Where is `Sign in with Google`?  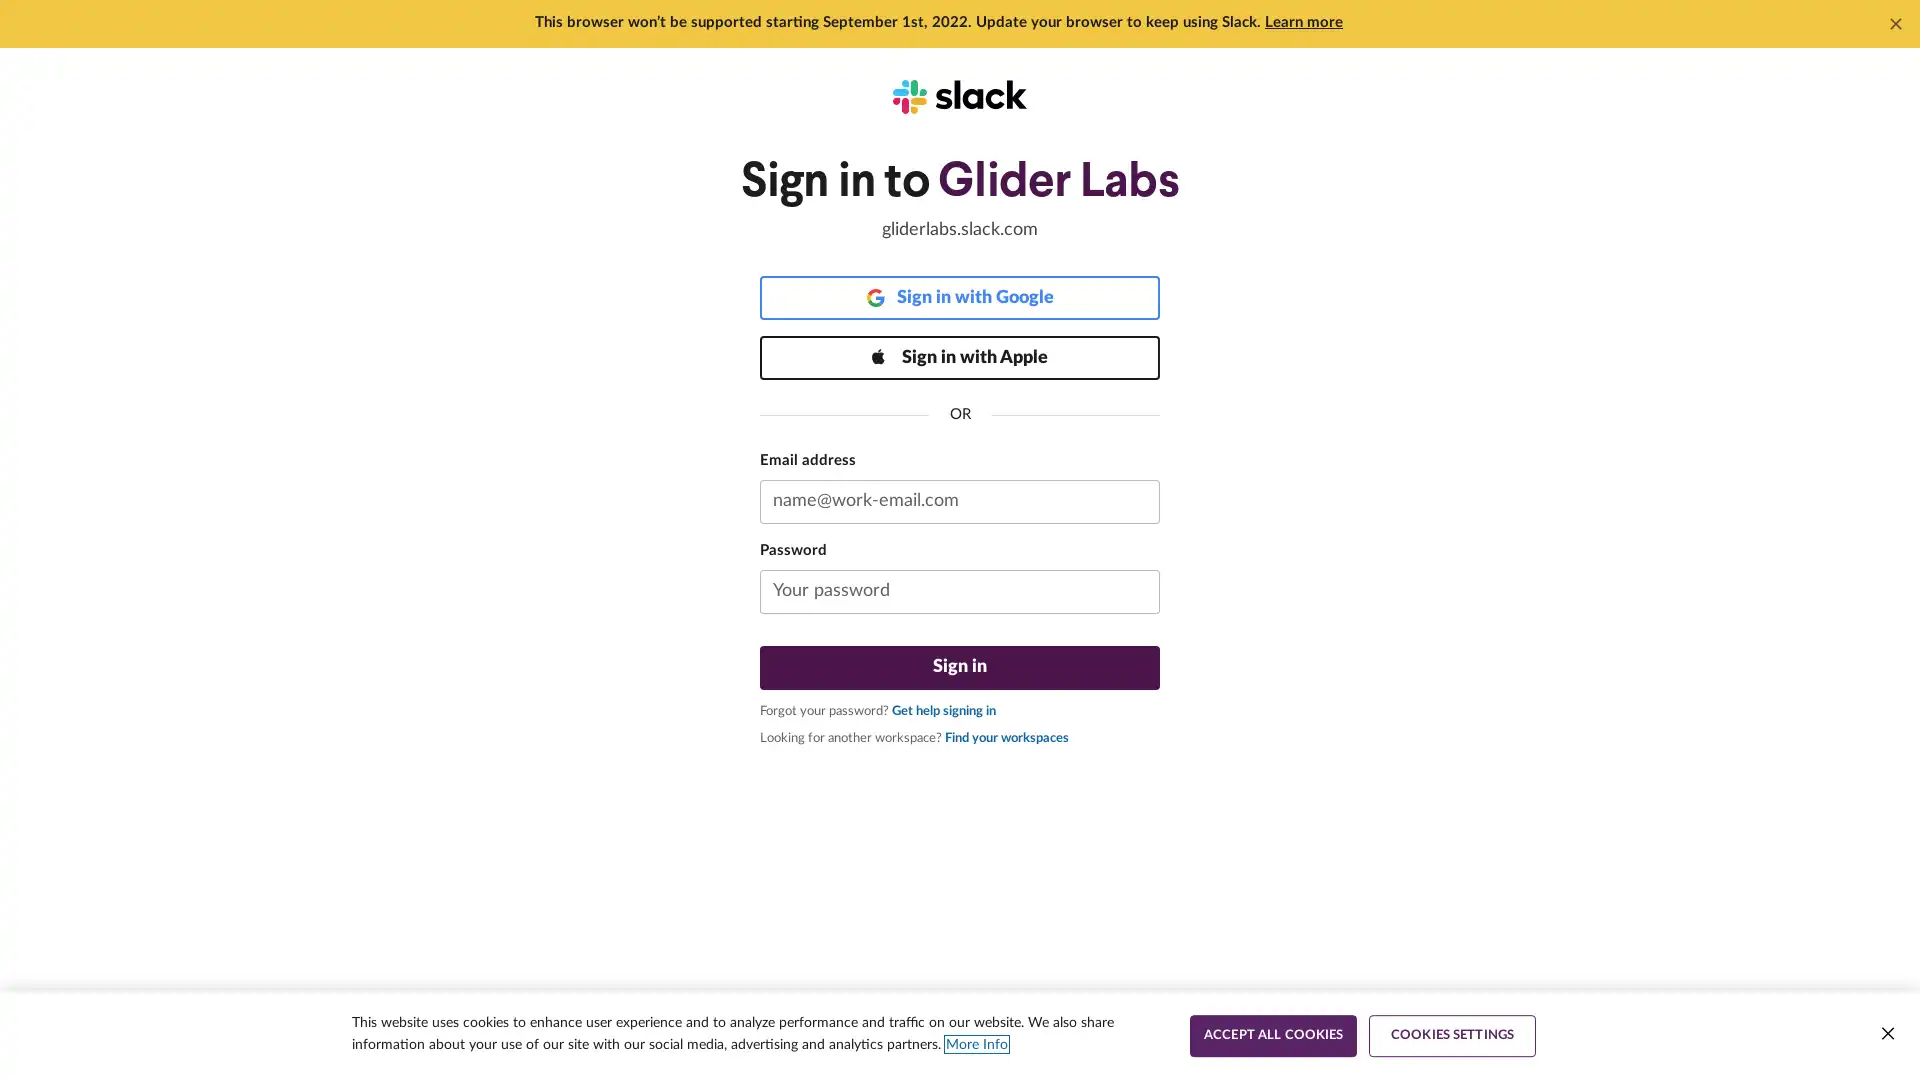 Sign in with Google is located at coordinates (960, 297).